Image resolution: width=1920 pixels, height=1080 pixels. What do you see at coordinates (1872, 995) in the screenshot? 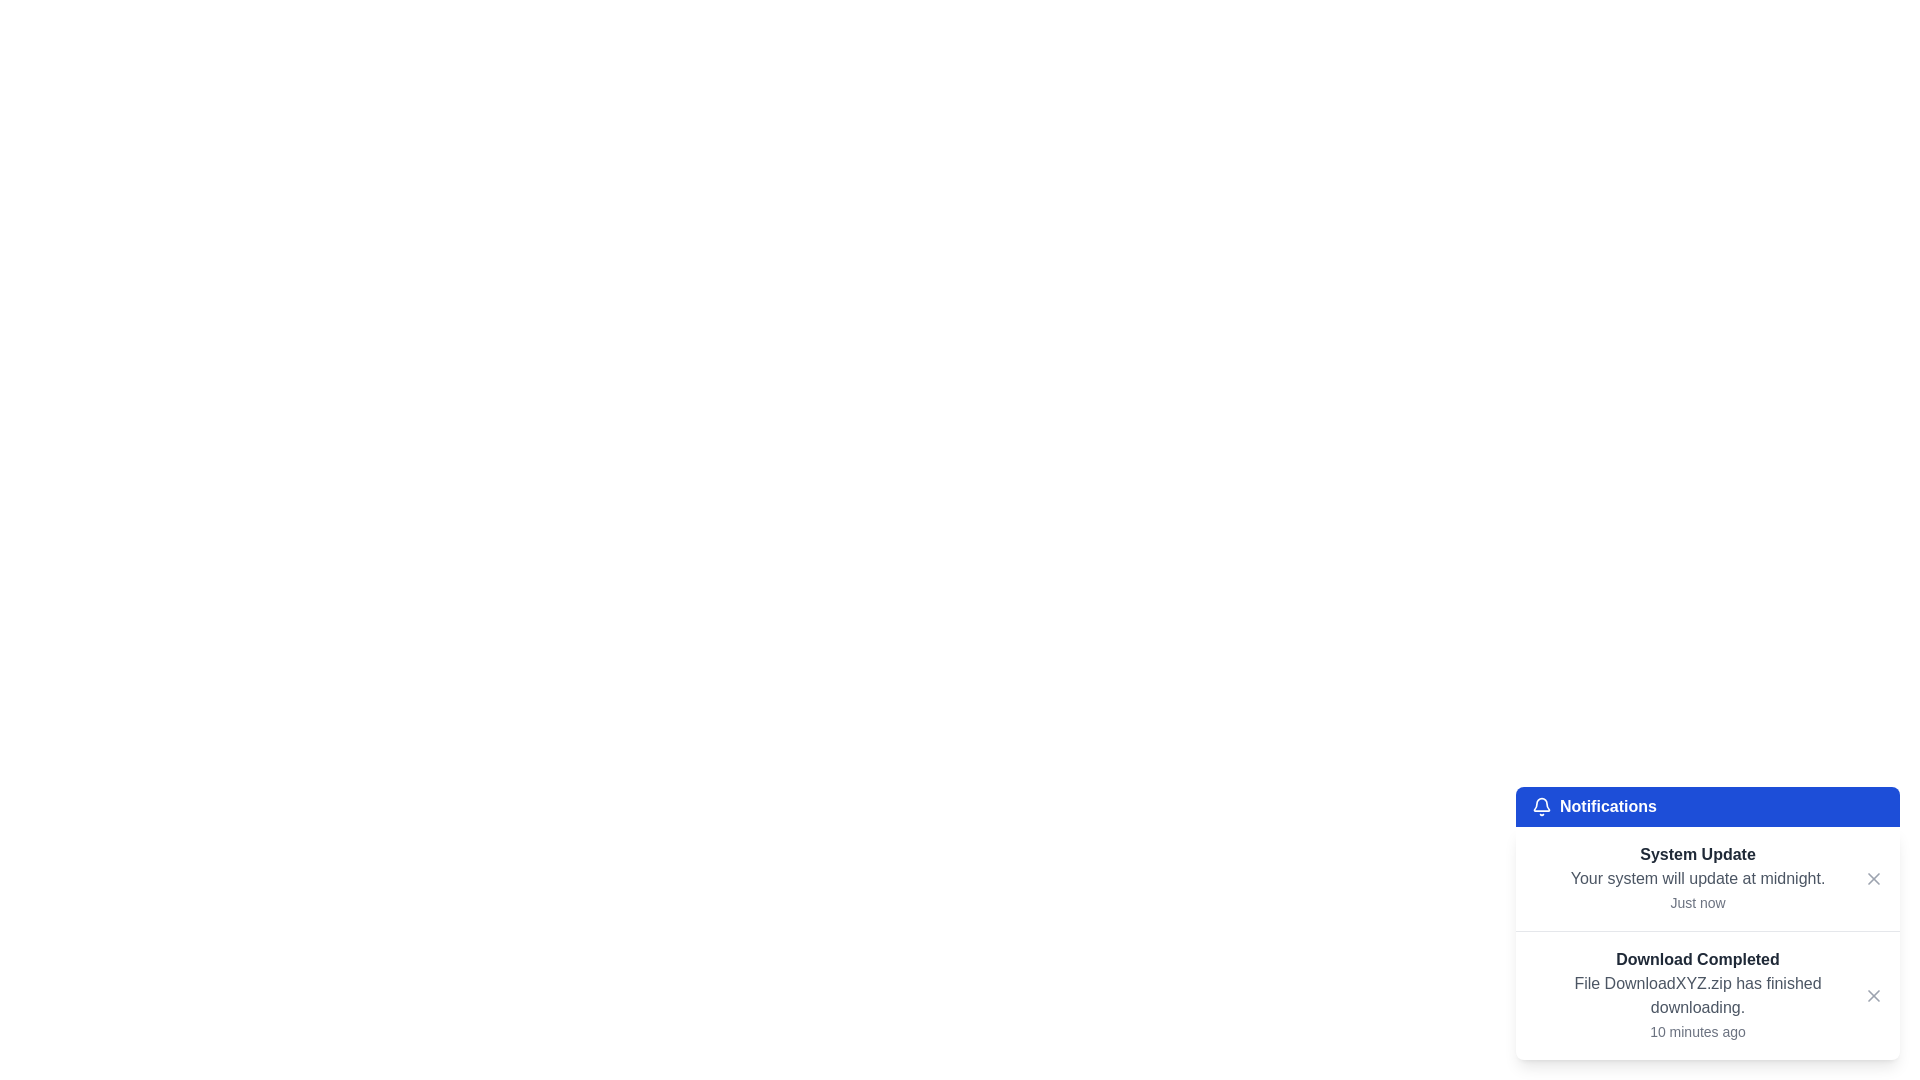
I see `the gray 'X' icon button located at the far-right end of the 'Download Completed' notification card` at bounding box center [1872, 995].